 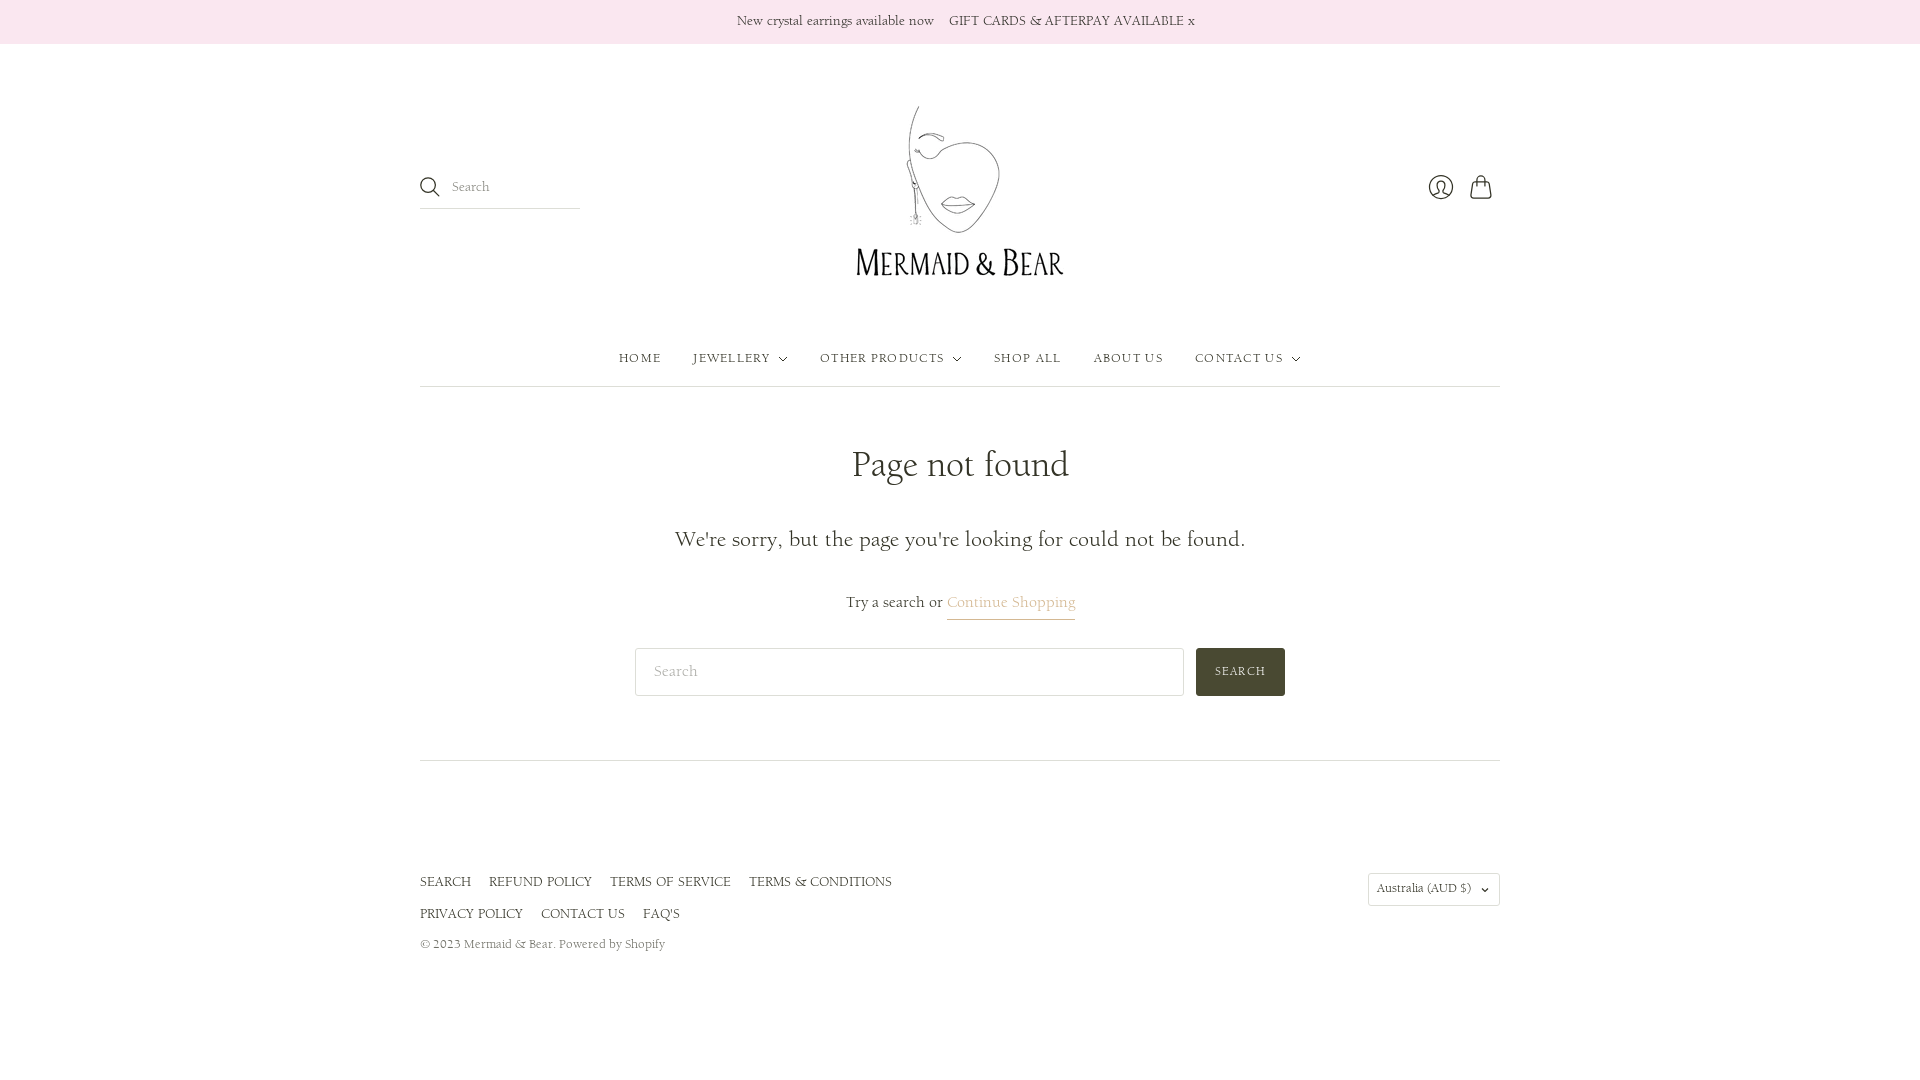 I want to click on 'Australia (AUD $)', so click(x=1433, y=888).